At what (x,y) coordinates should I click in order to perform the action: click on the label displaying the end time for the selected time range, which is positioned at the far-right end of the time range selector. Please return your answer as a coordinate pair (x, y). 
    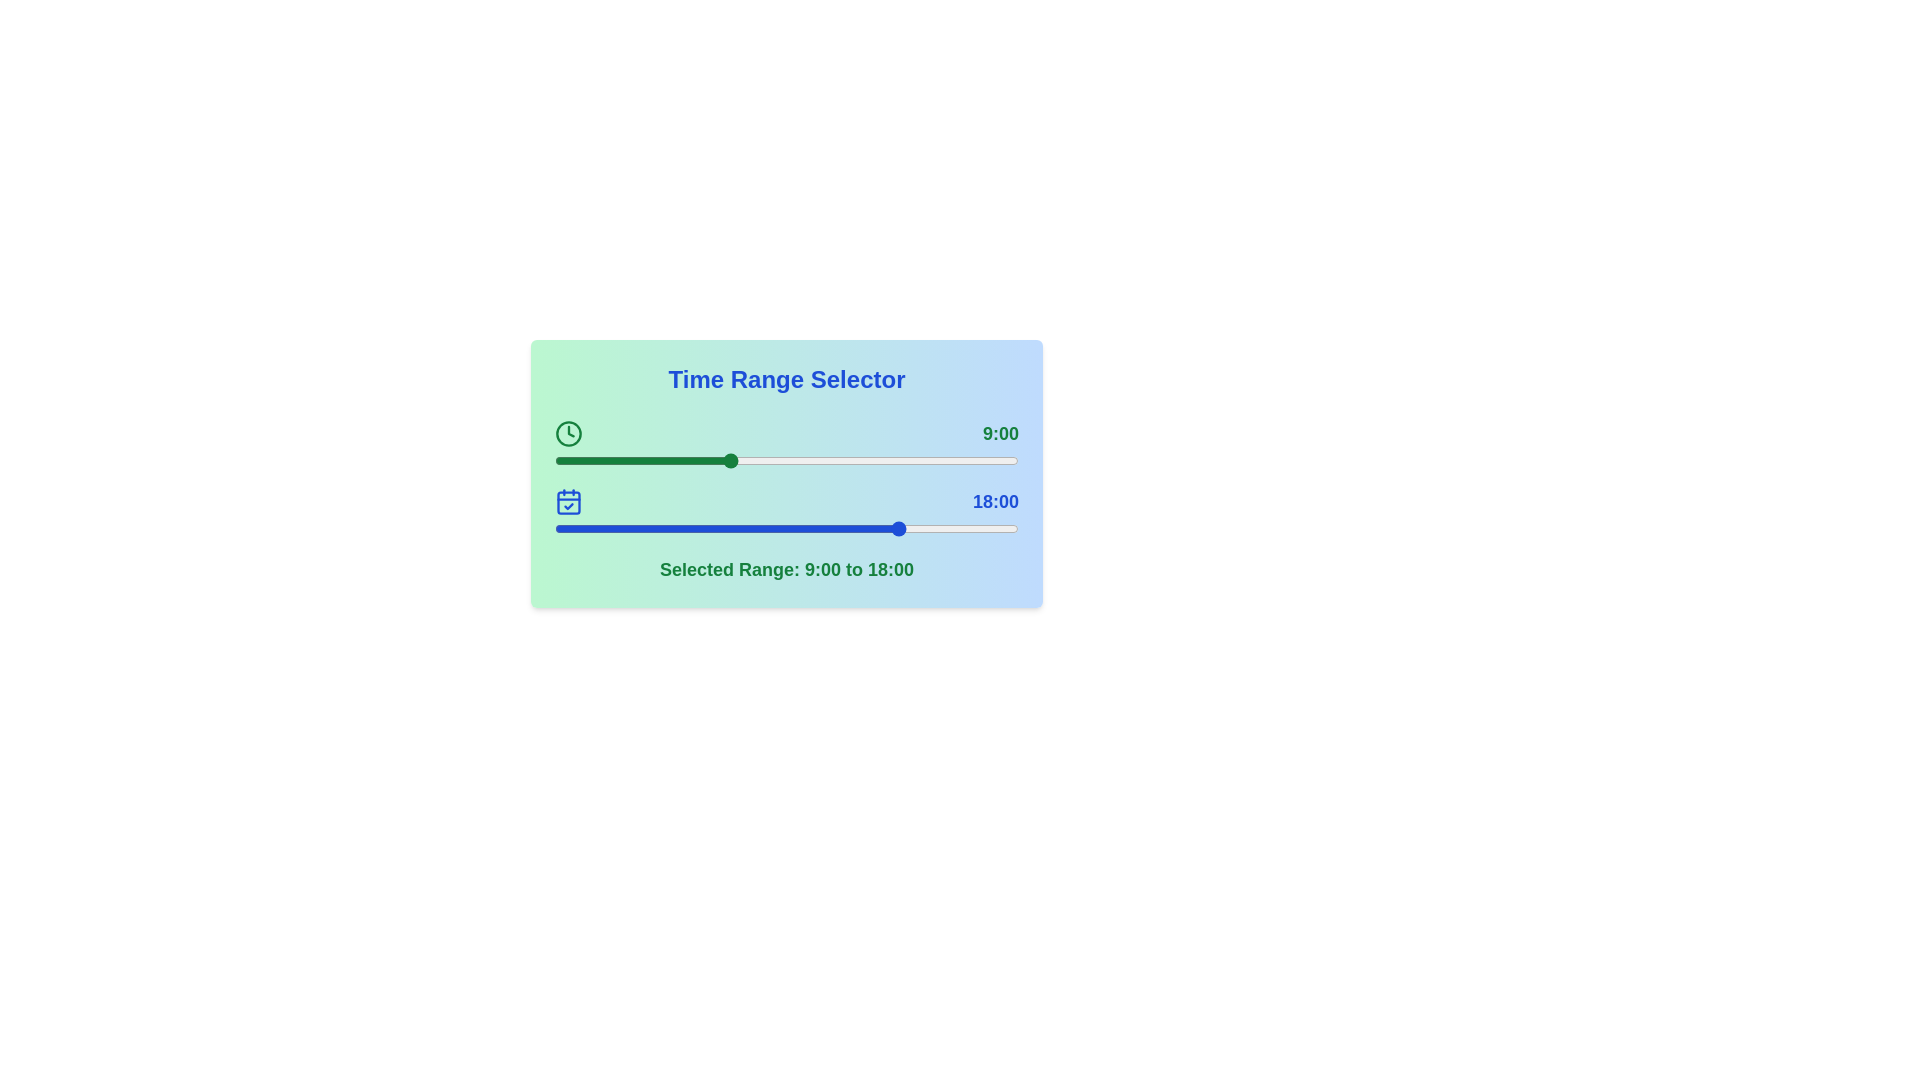
    Looking at the image, I should click on (995, 500).